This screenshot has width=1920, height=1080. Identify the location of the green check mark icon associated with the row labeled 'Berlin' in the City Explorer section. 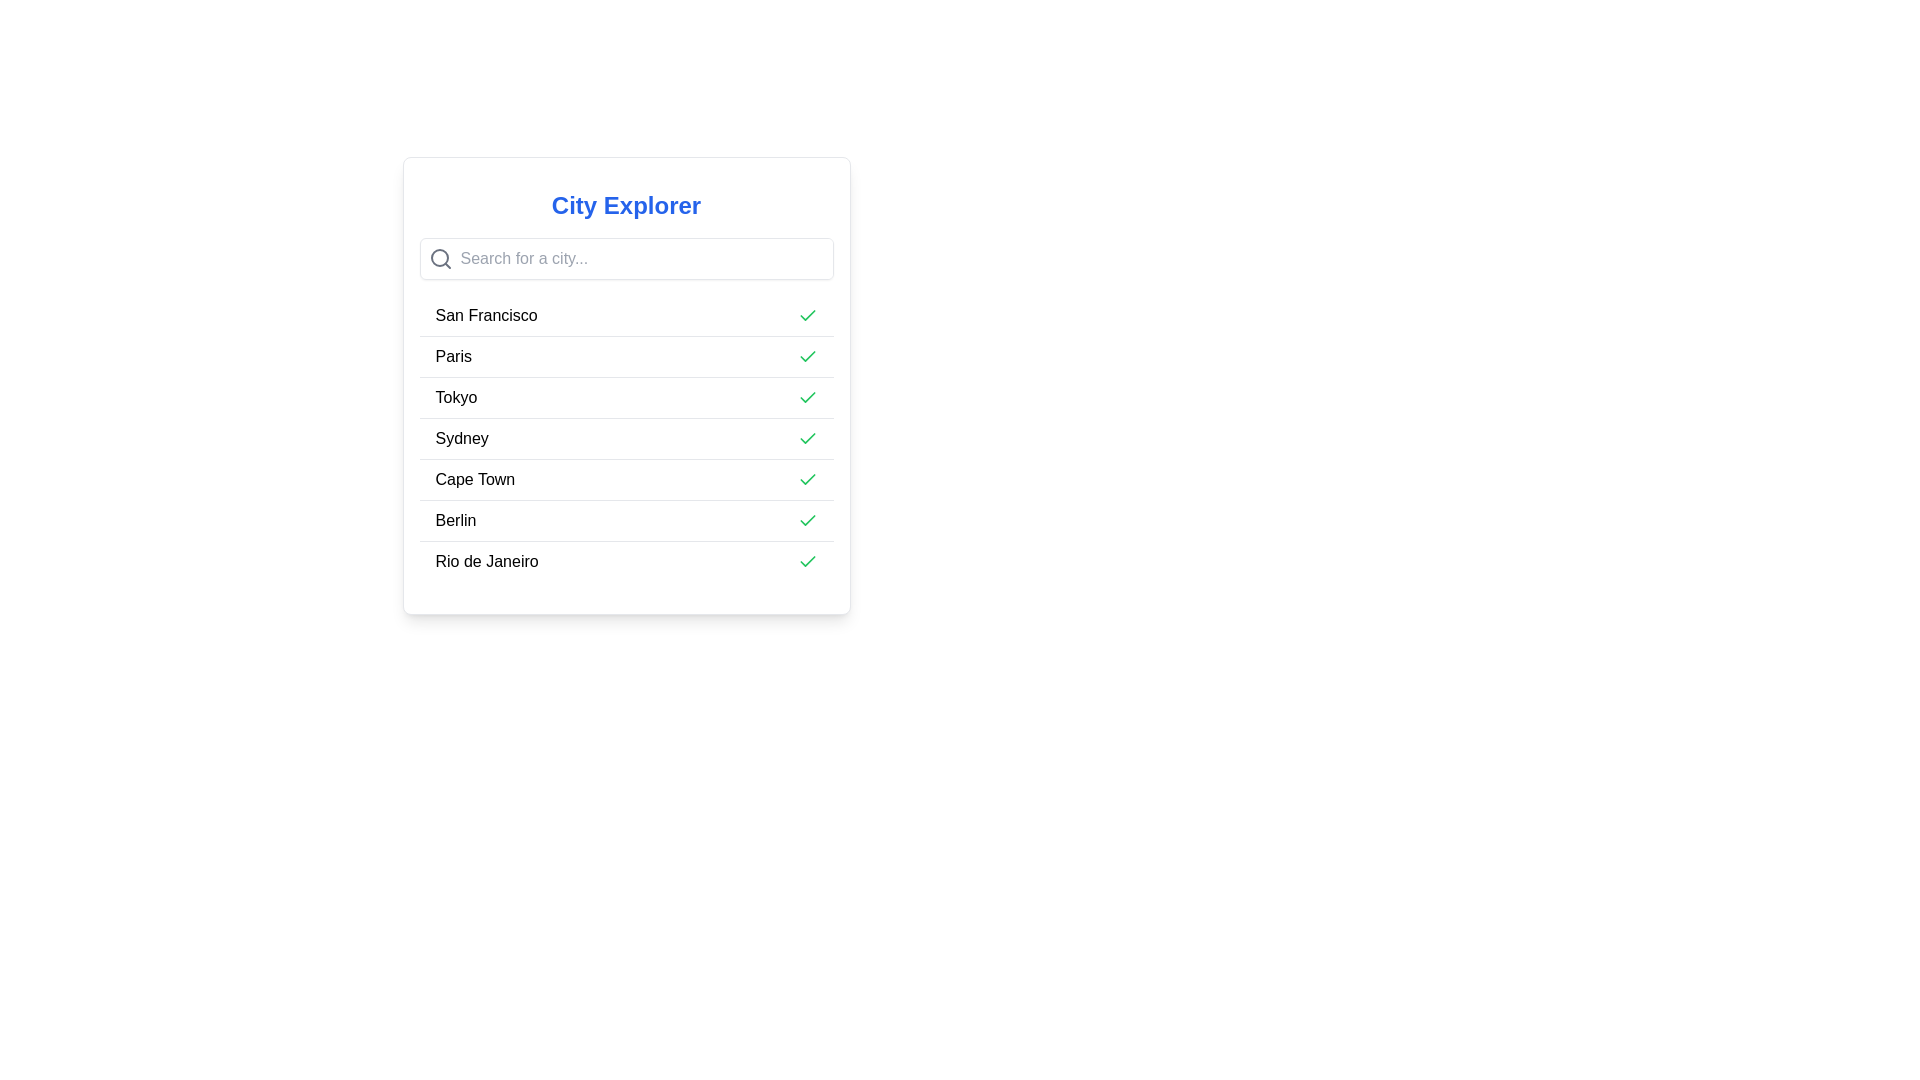
(807, 397).